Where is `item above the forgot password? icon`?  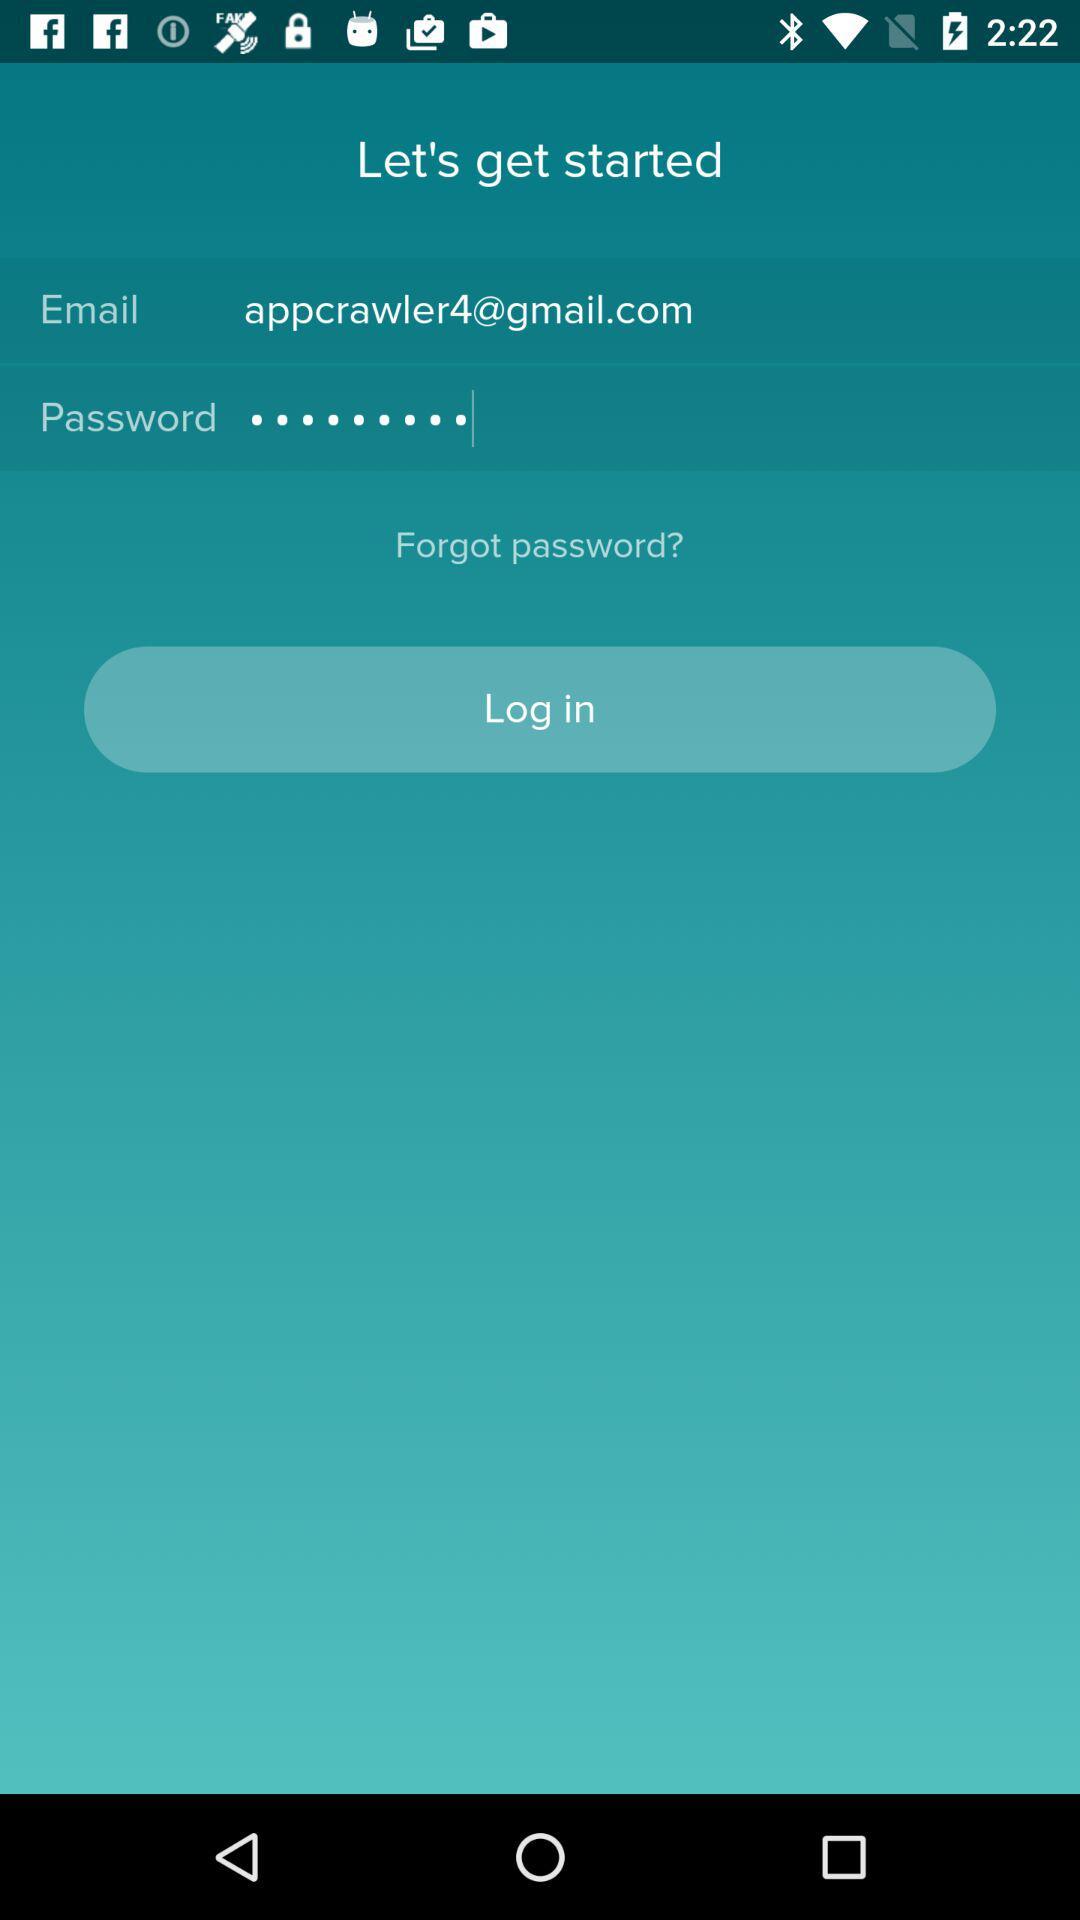
item above the forgot password? icon is located at coordinates (641, 417).